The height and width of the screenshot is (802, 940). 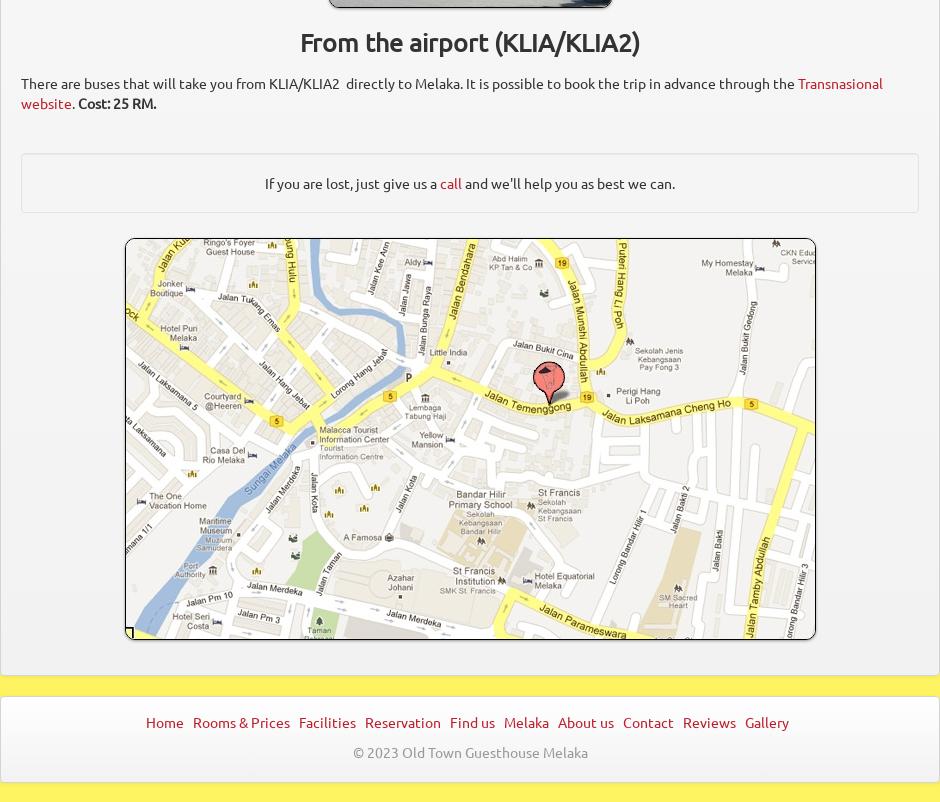 I want to click on 'If you are lost, just give us a', so click(x=352, y=183).